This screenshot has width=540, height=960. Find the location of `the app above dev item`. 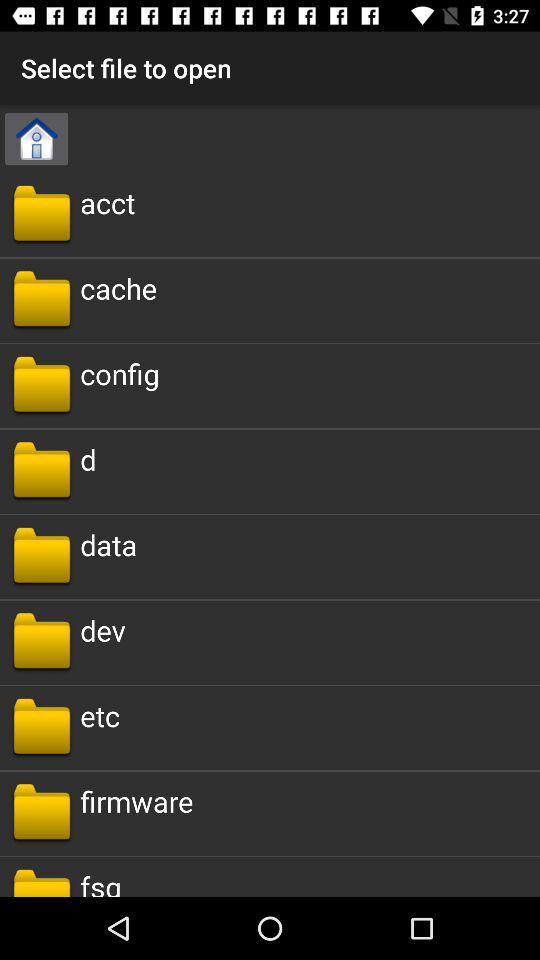

the app above dev item is located at coordinates (108, 544).